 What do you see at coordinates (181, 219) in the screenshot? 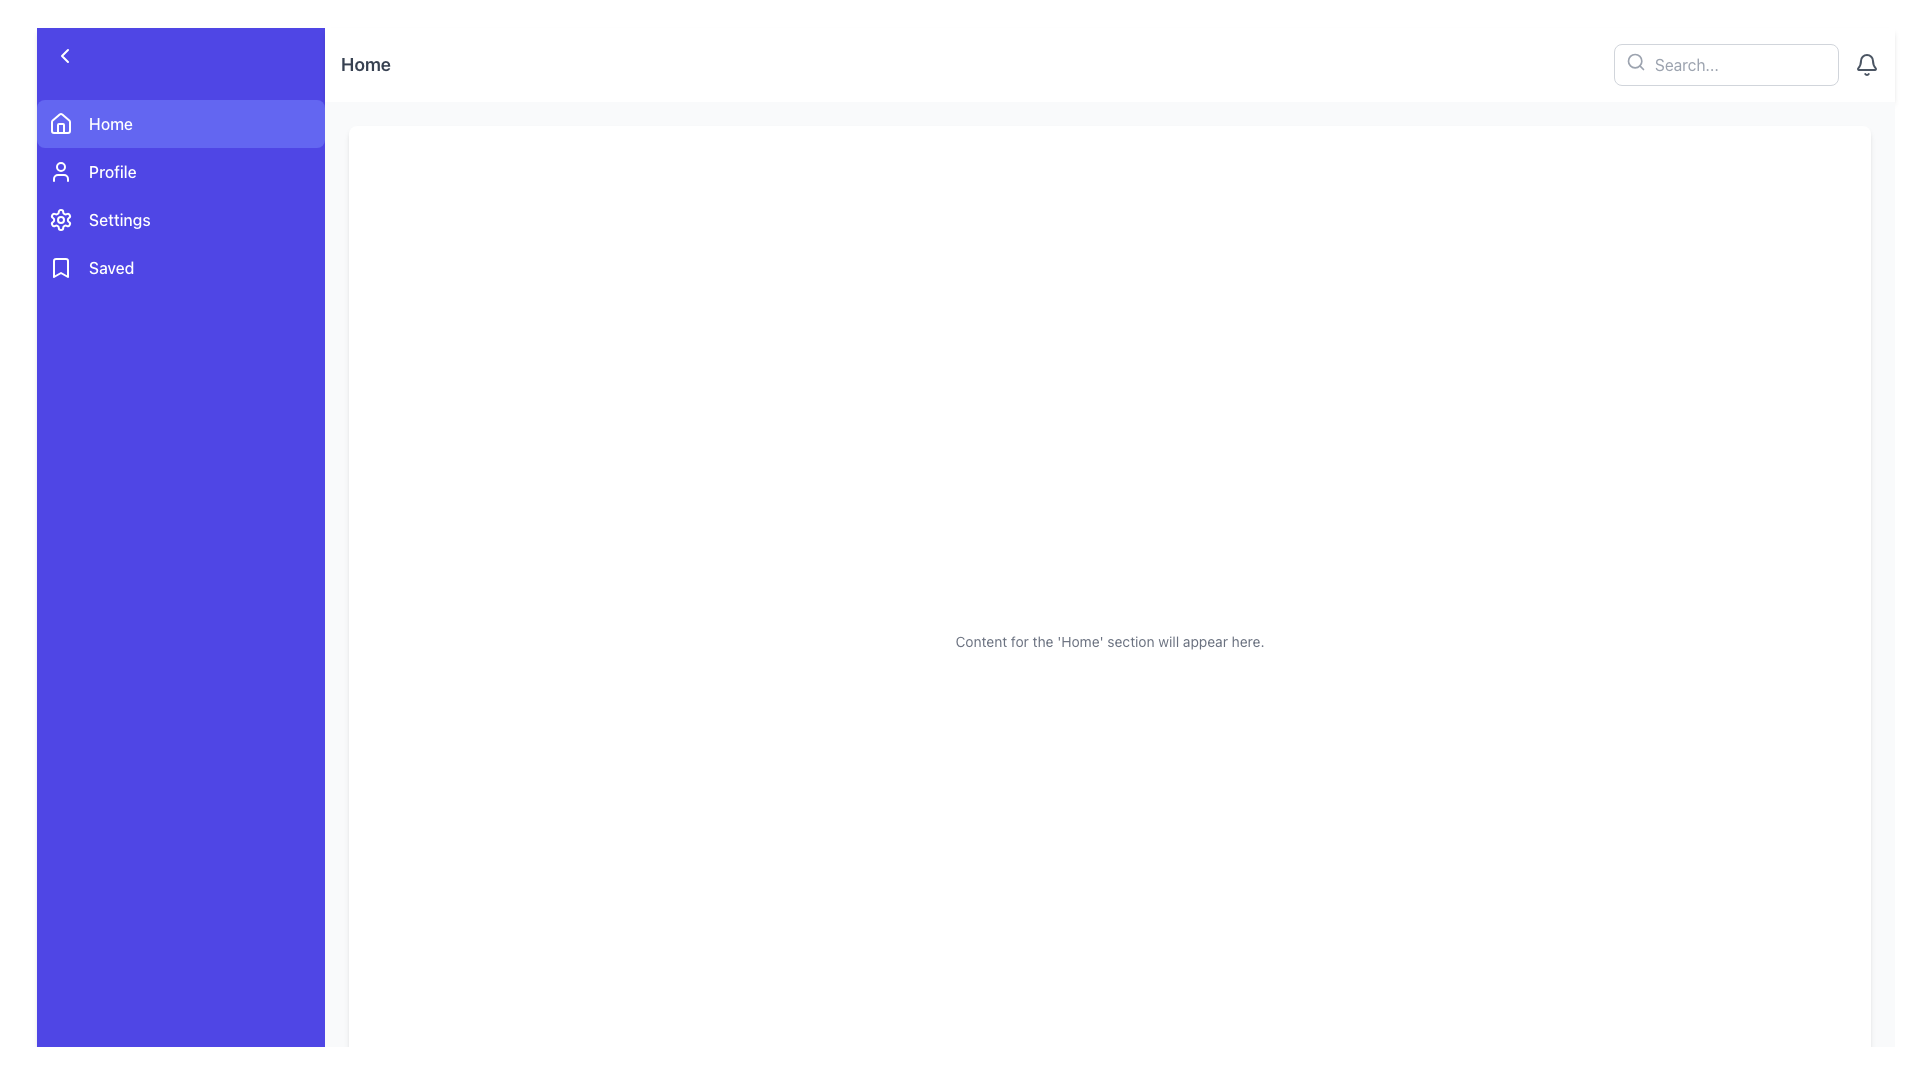
I see `the 'Settings' button located in the vertical navigation menu on the left sidebar` at bounding box center [181, 219].